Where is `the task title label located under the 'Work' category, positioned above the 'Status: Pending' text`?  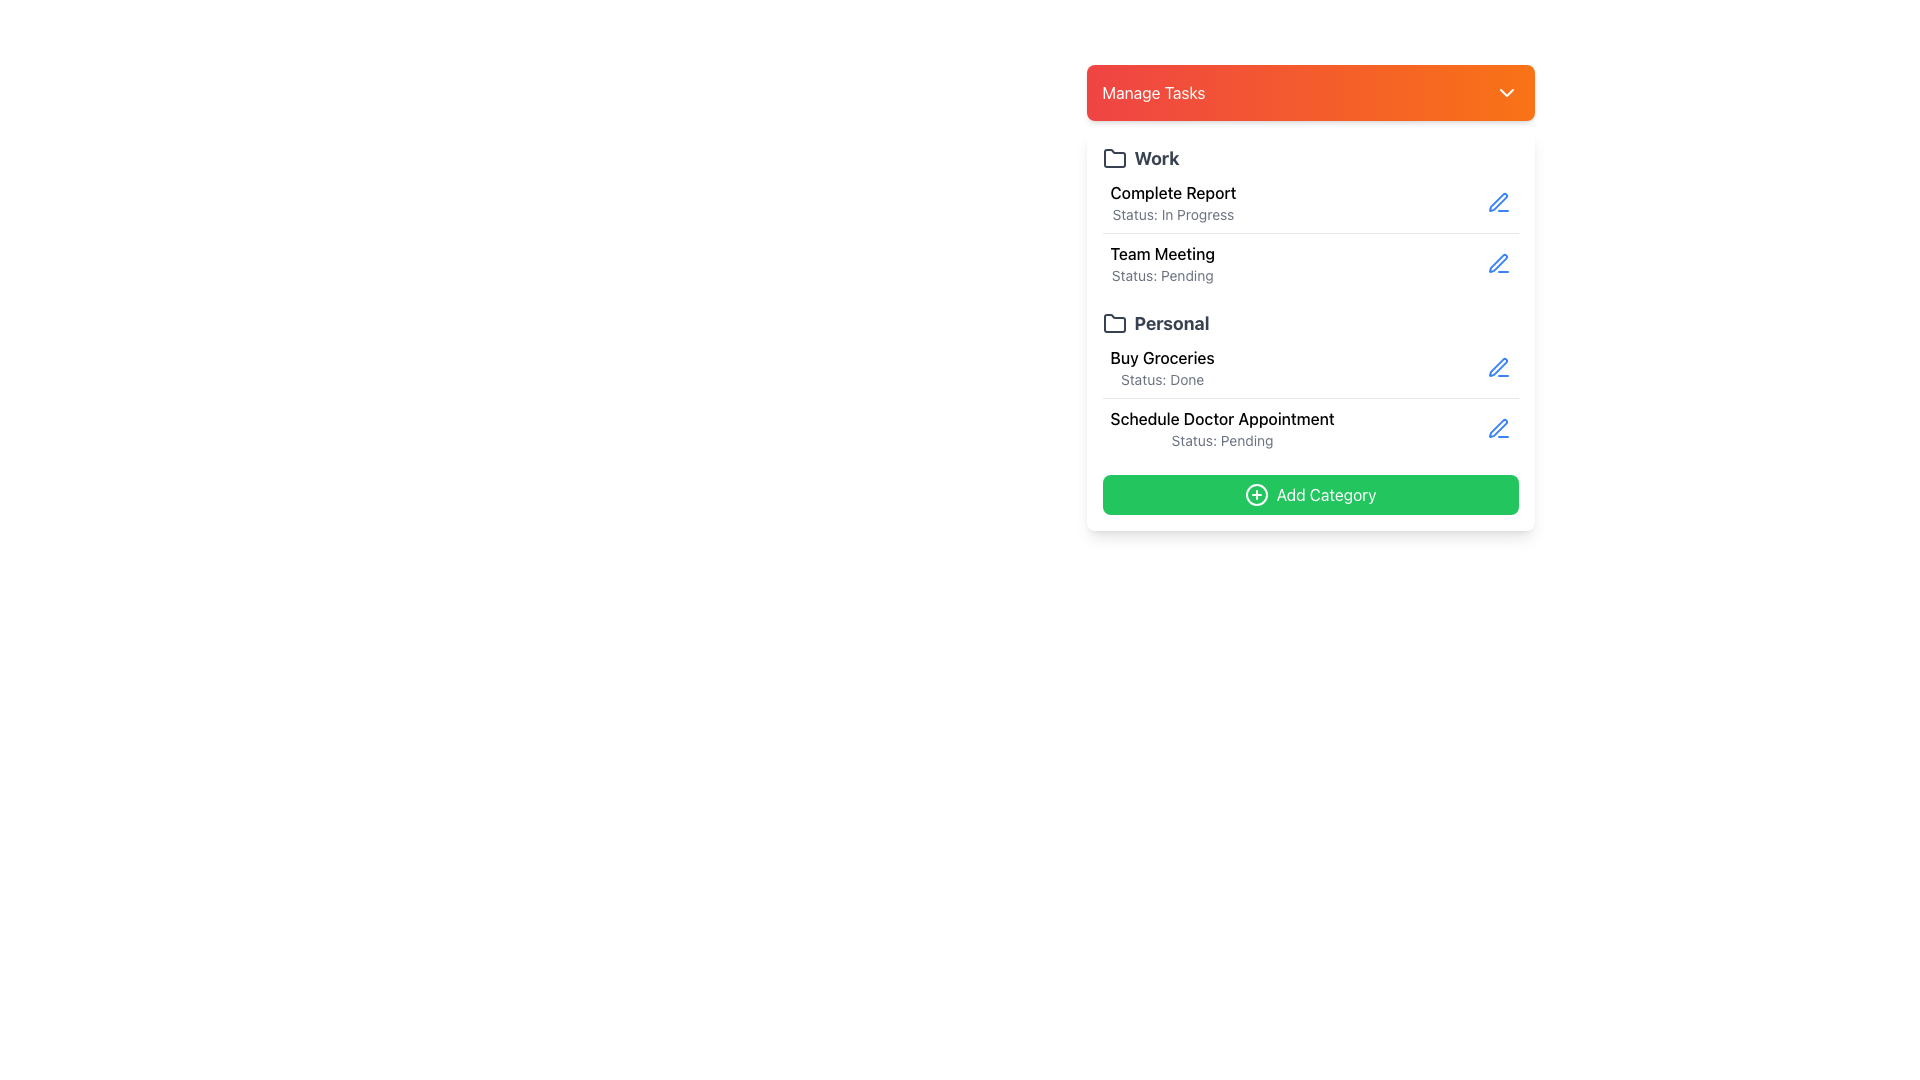
the task title label located under the 'Work' category, positioned above the 'Status: Pending' text is located at coordinates (1162, 253).